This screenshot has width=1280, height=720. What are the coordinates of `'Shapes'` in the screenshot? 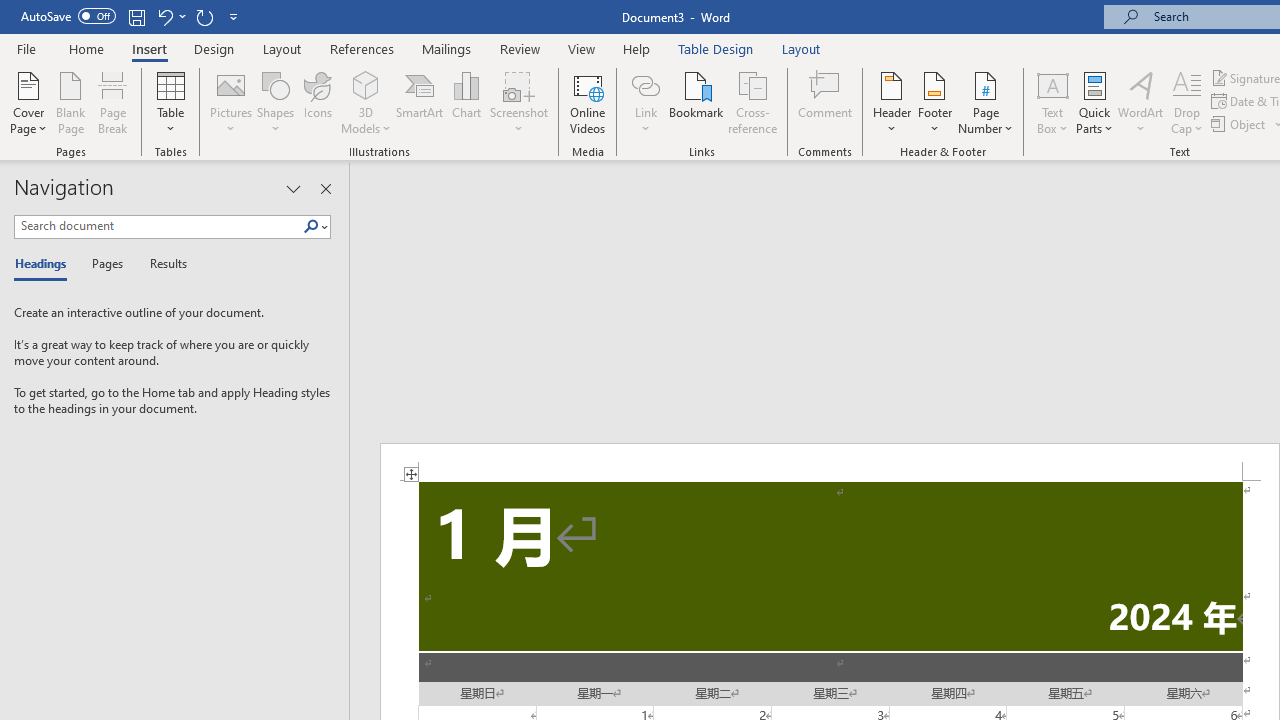 It's located at (274, 103).